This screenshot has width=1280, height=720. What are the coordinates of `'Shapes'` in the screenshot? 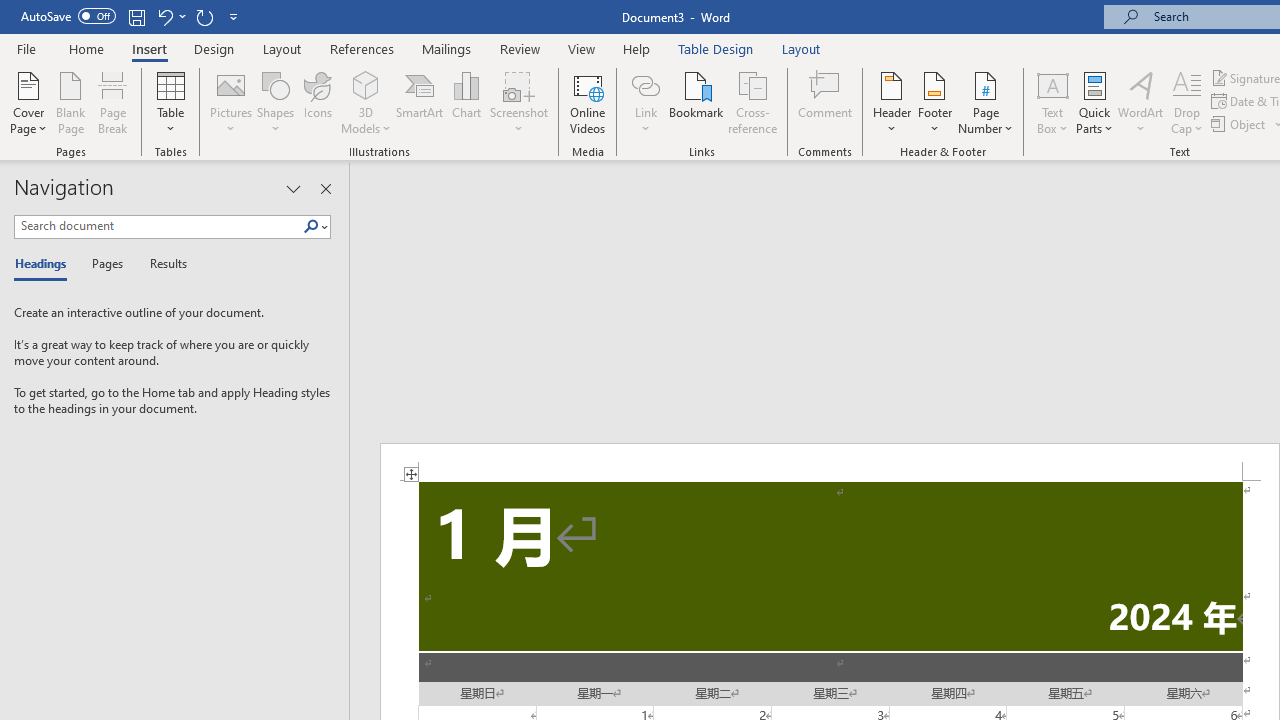 It's located at (274, 103).